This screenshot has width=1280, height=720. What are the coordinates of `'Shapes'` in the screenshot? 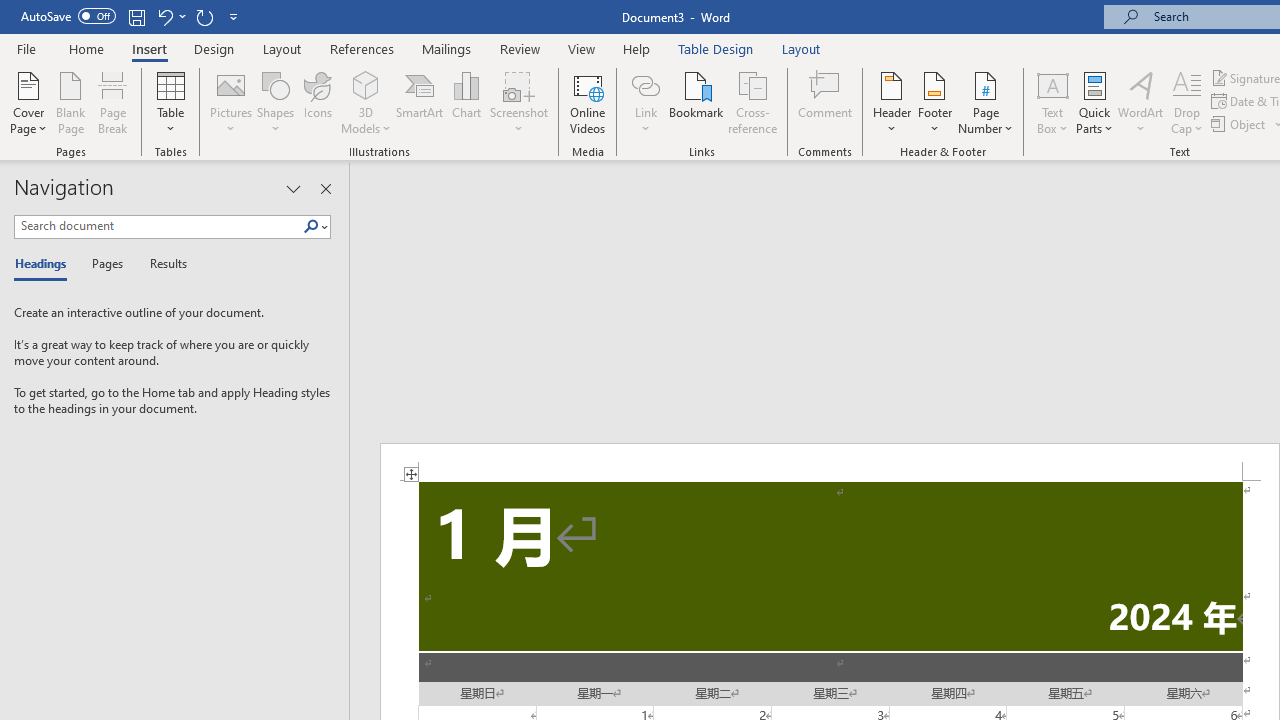 It's located at (274, 103).